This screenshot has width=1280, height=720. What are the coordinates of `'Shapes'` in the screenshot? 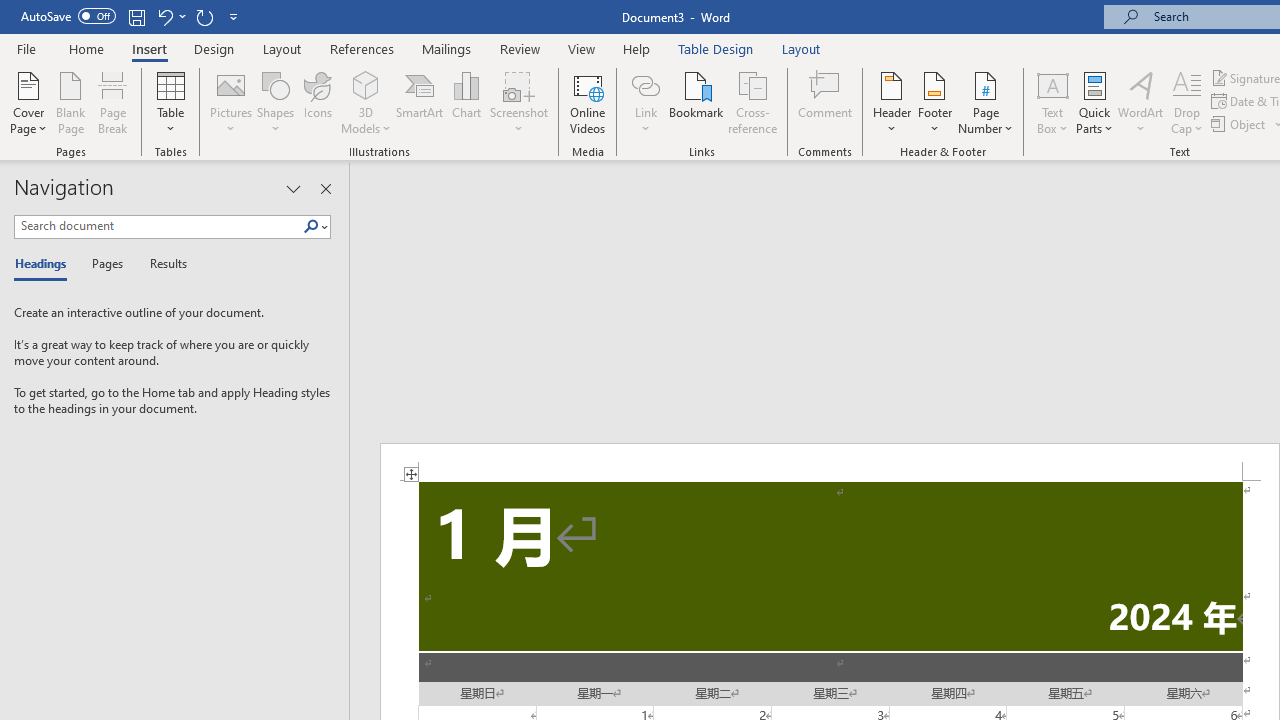 It's located at (274, 103).